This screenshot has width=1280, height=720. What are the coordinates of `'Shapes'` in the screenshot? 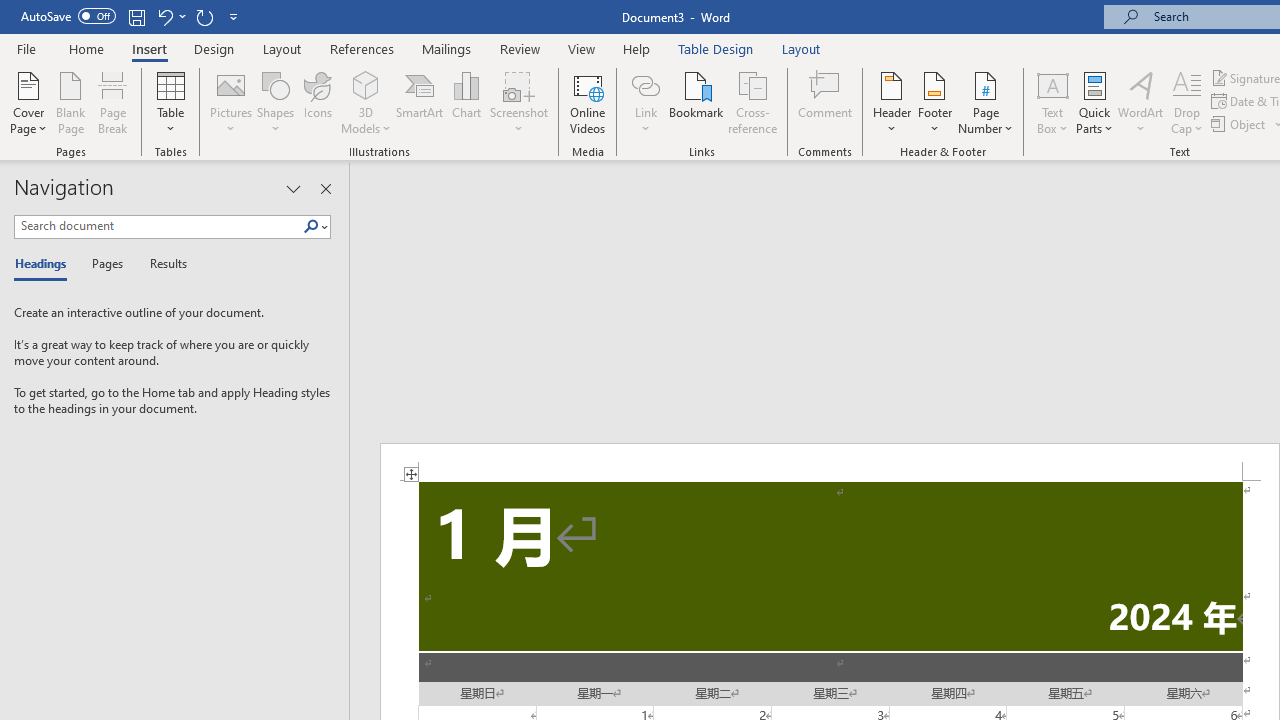 It's located at (274, 103).